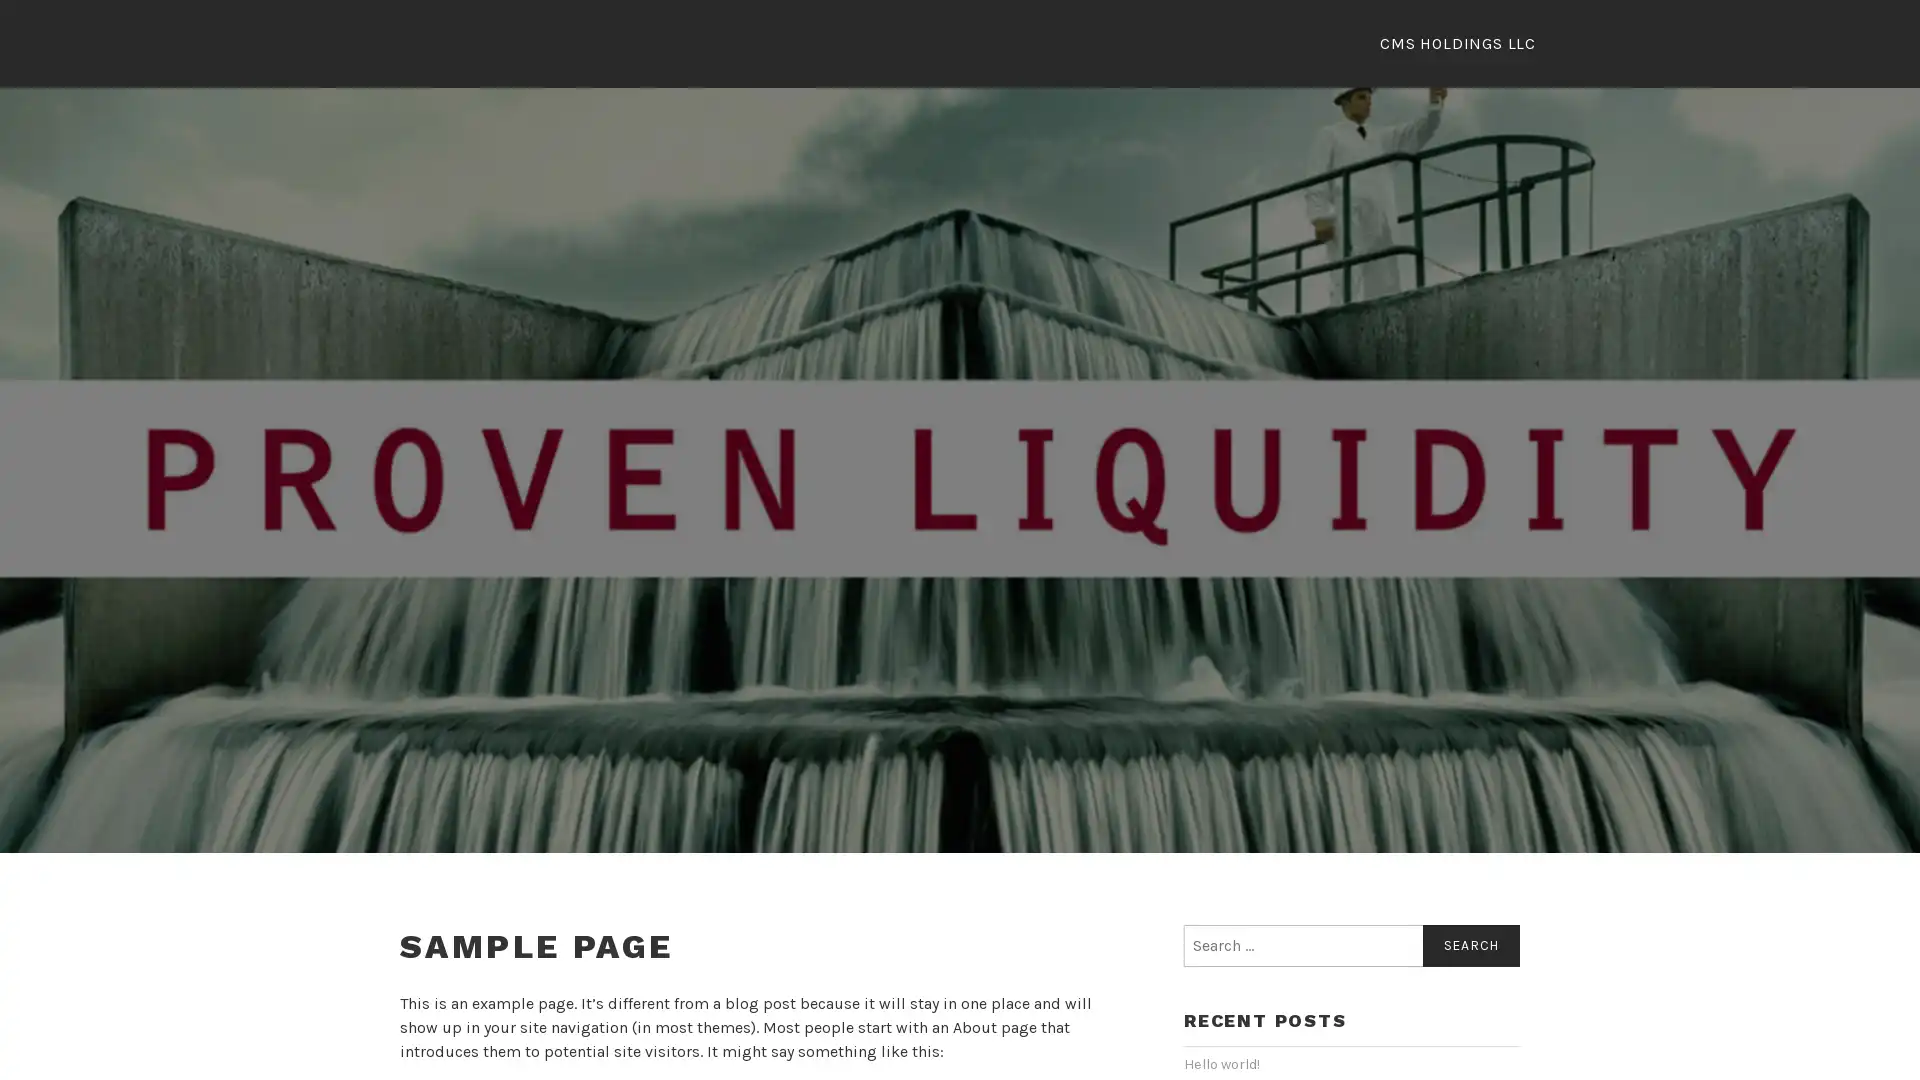 The image size is (1920, 1080). What do you see at coordinates (1470, 947) in the screenshot?
I see `Search` at bounding box center [1470, 947].